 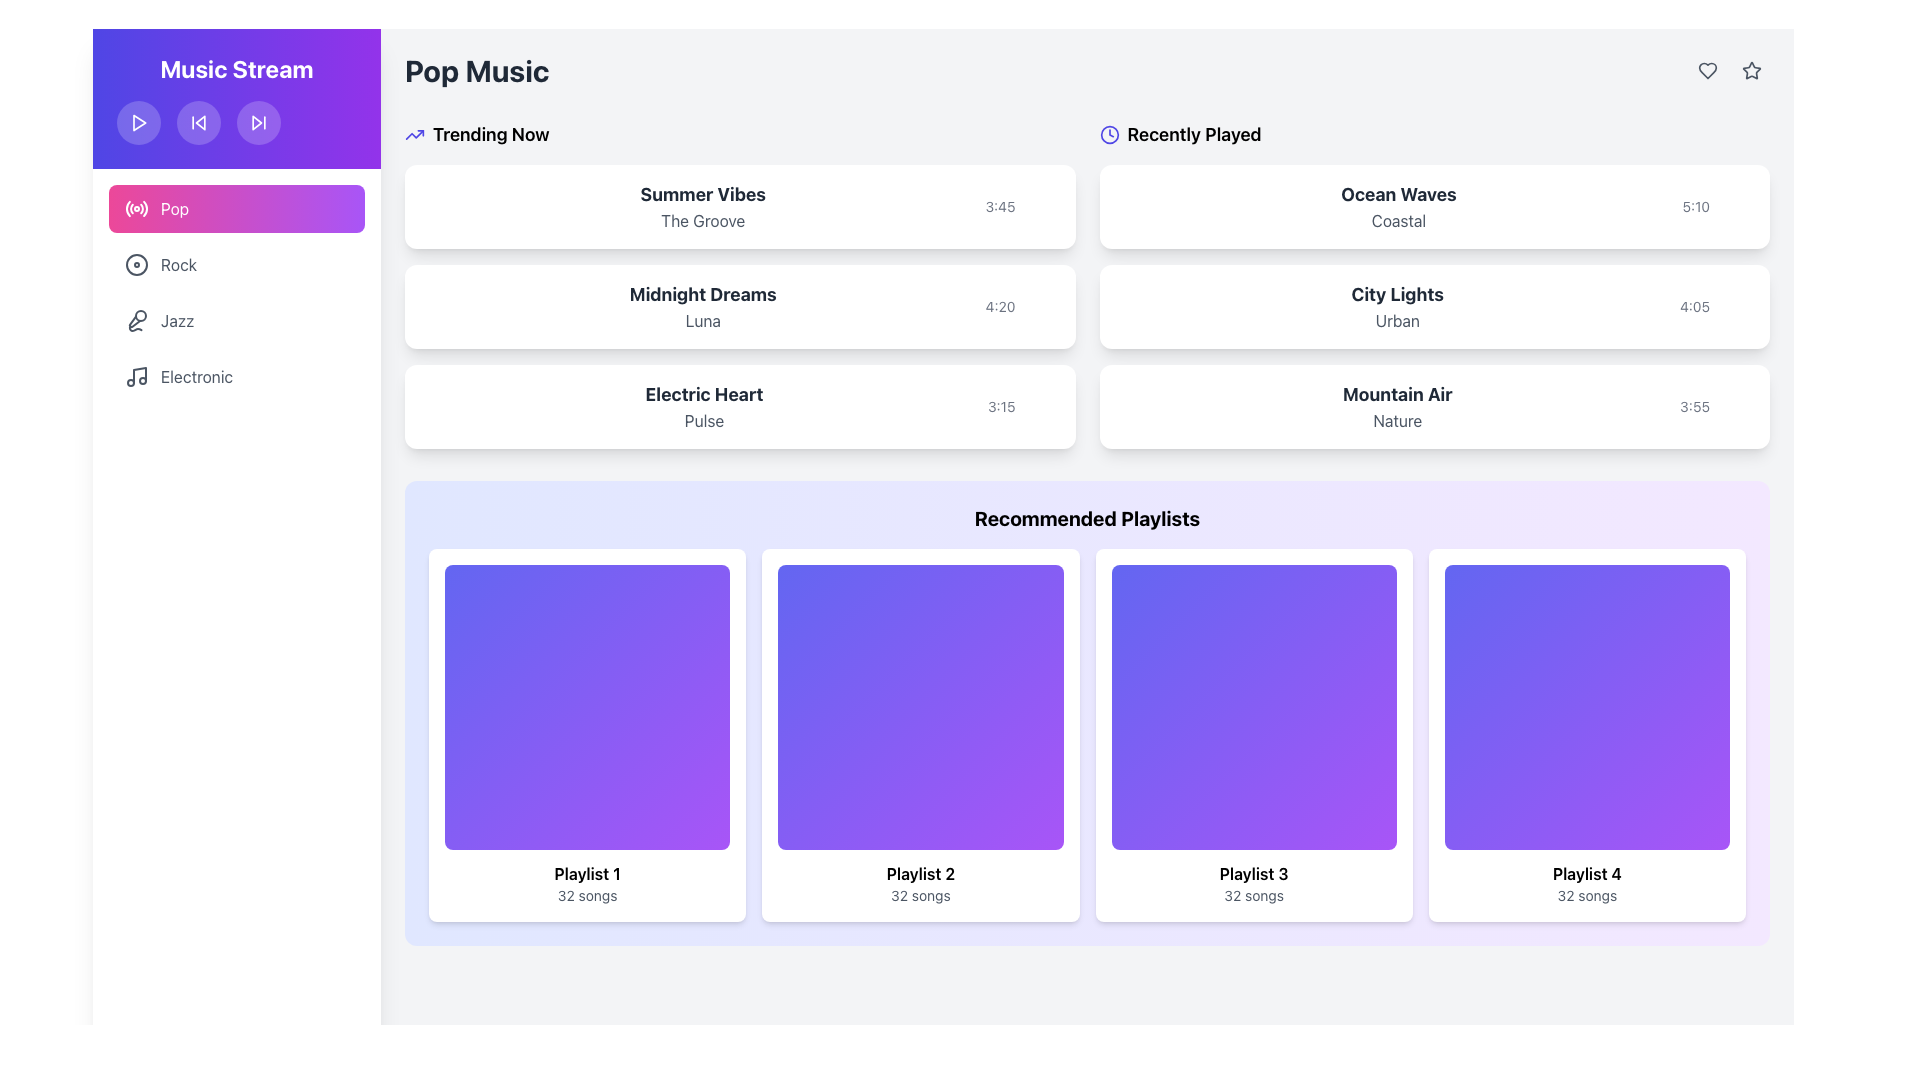 I want to click on the text label that serves as the title of the playlist, which is located above the '32 songs' text in the first card of the 'Recommended Playlists' section, so click(x=586, y=873).